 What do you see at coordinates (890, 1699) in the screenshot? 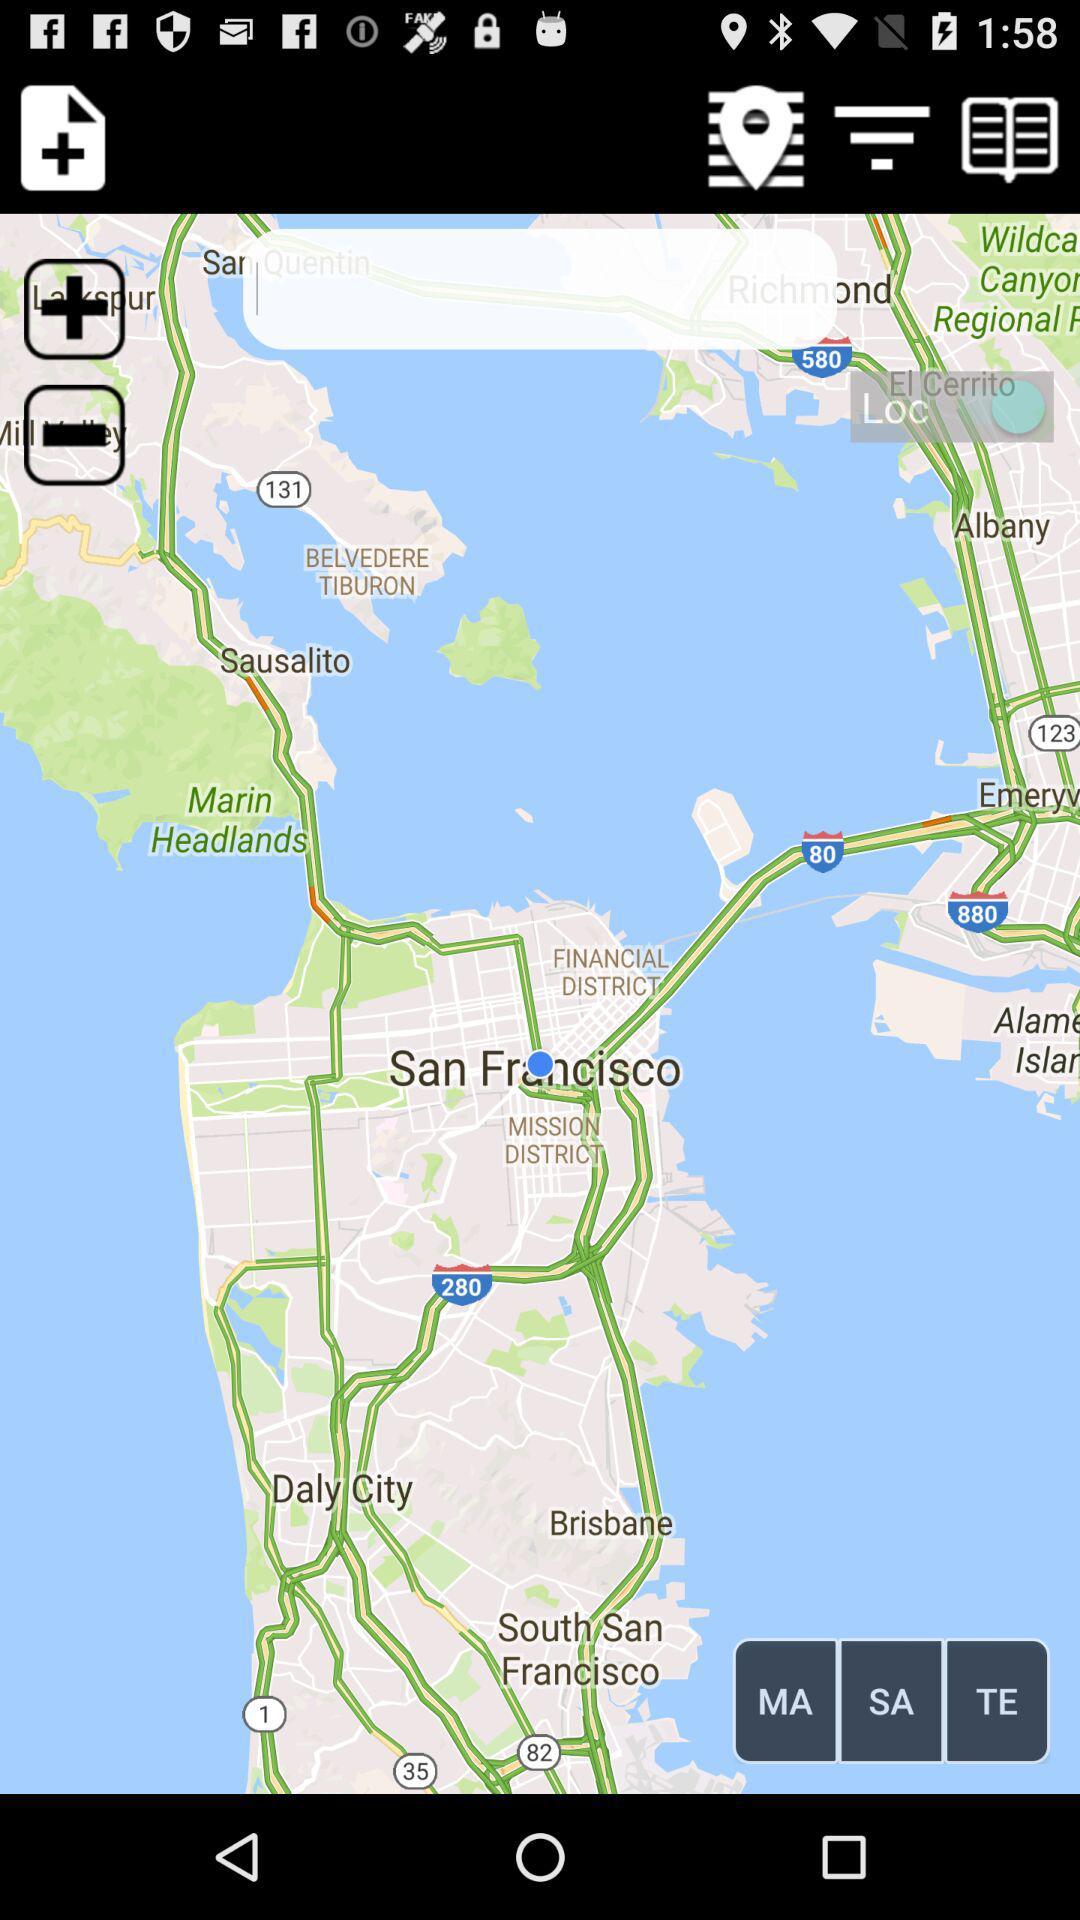
I see `the button to the left of te button` at bounding box center [890, 1699].